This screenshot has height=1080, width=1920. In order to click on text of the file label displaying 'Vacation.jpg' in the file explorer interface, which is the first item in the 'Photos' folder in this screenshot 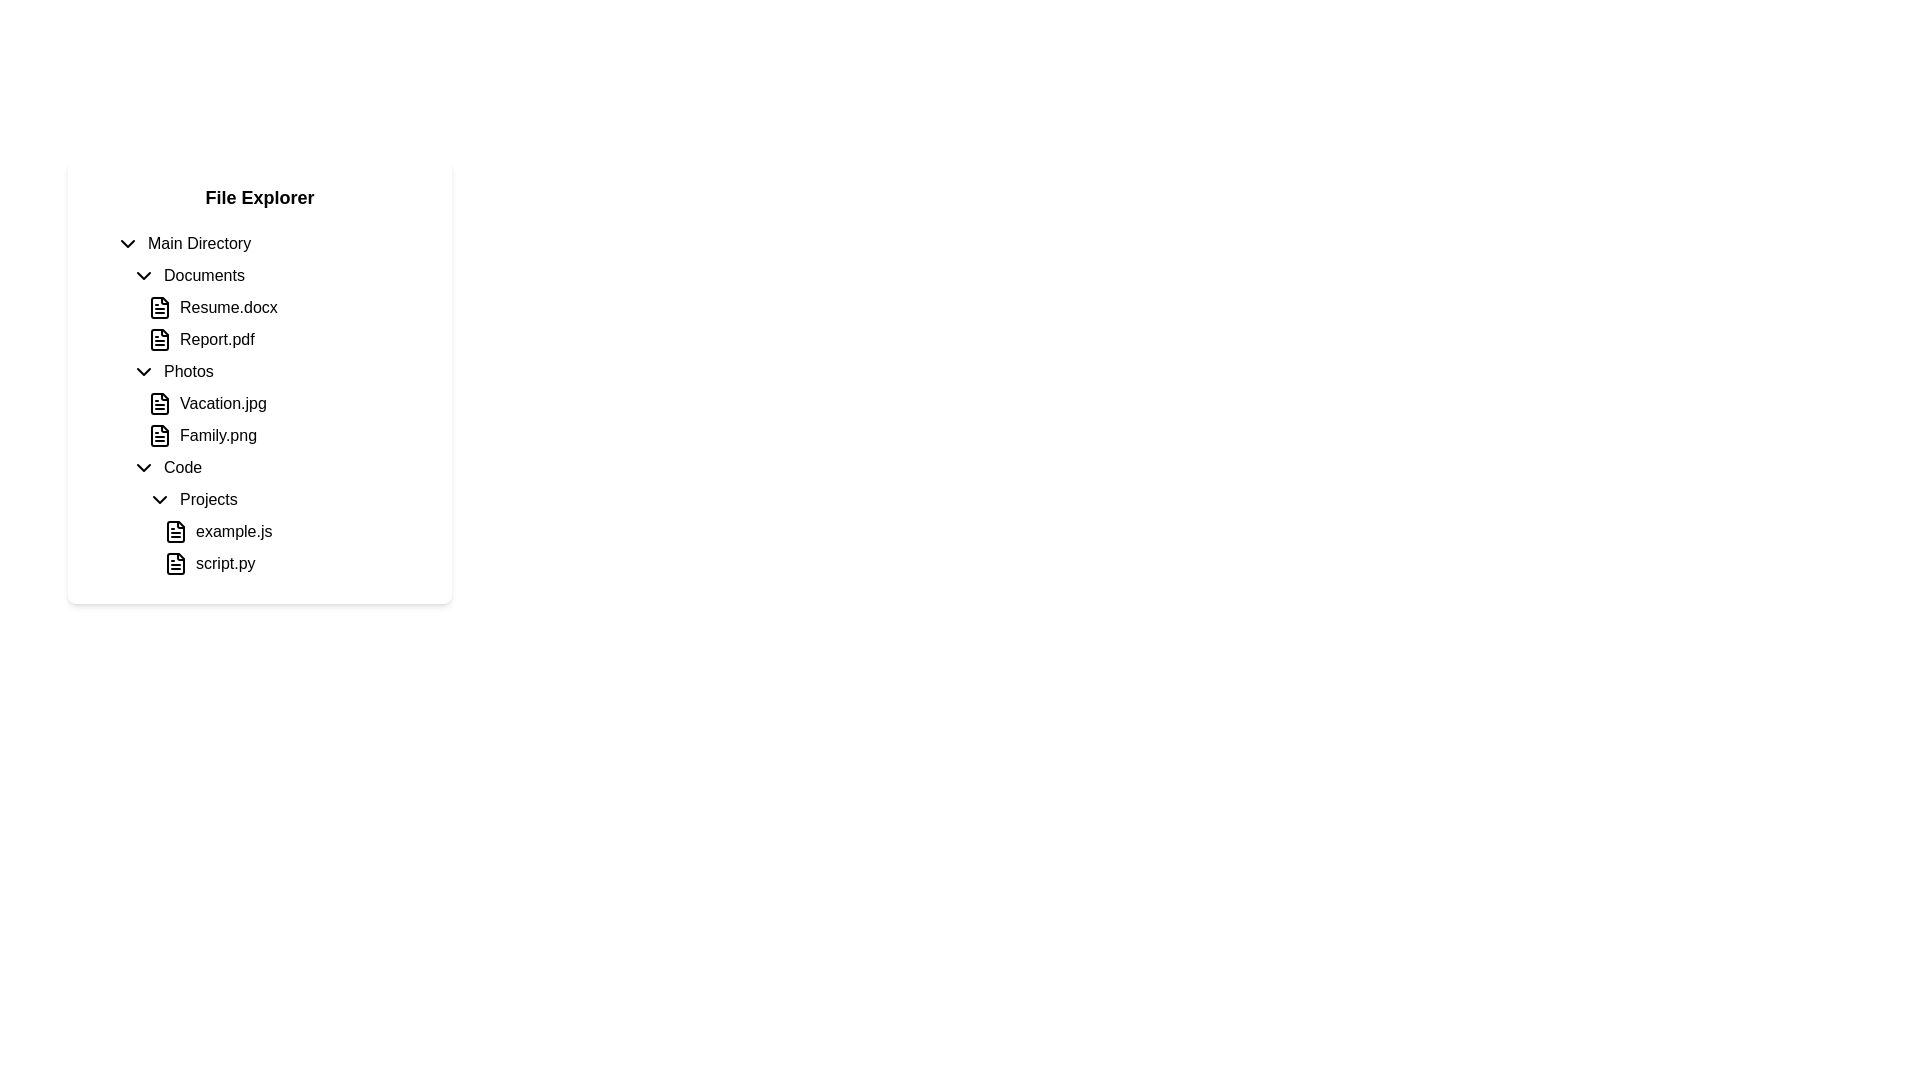, I will do `click(223, 404)`.